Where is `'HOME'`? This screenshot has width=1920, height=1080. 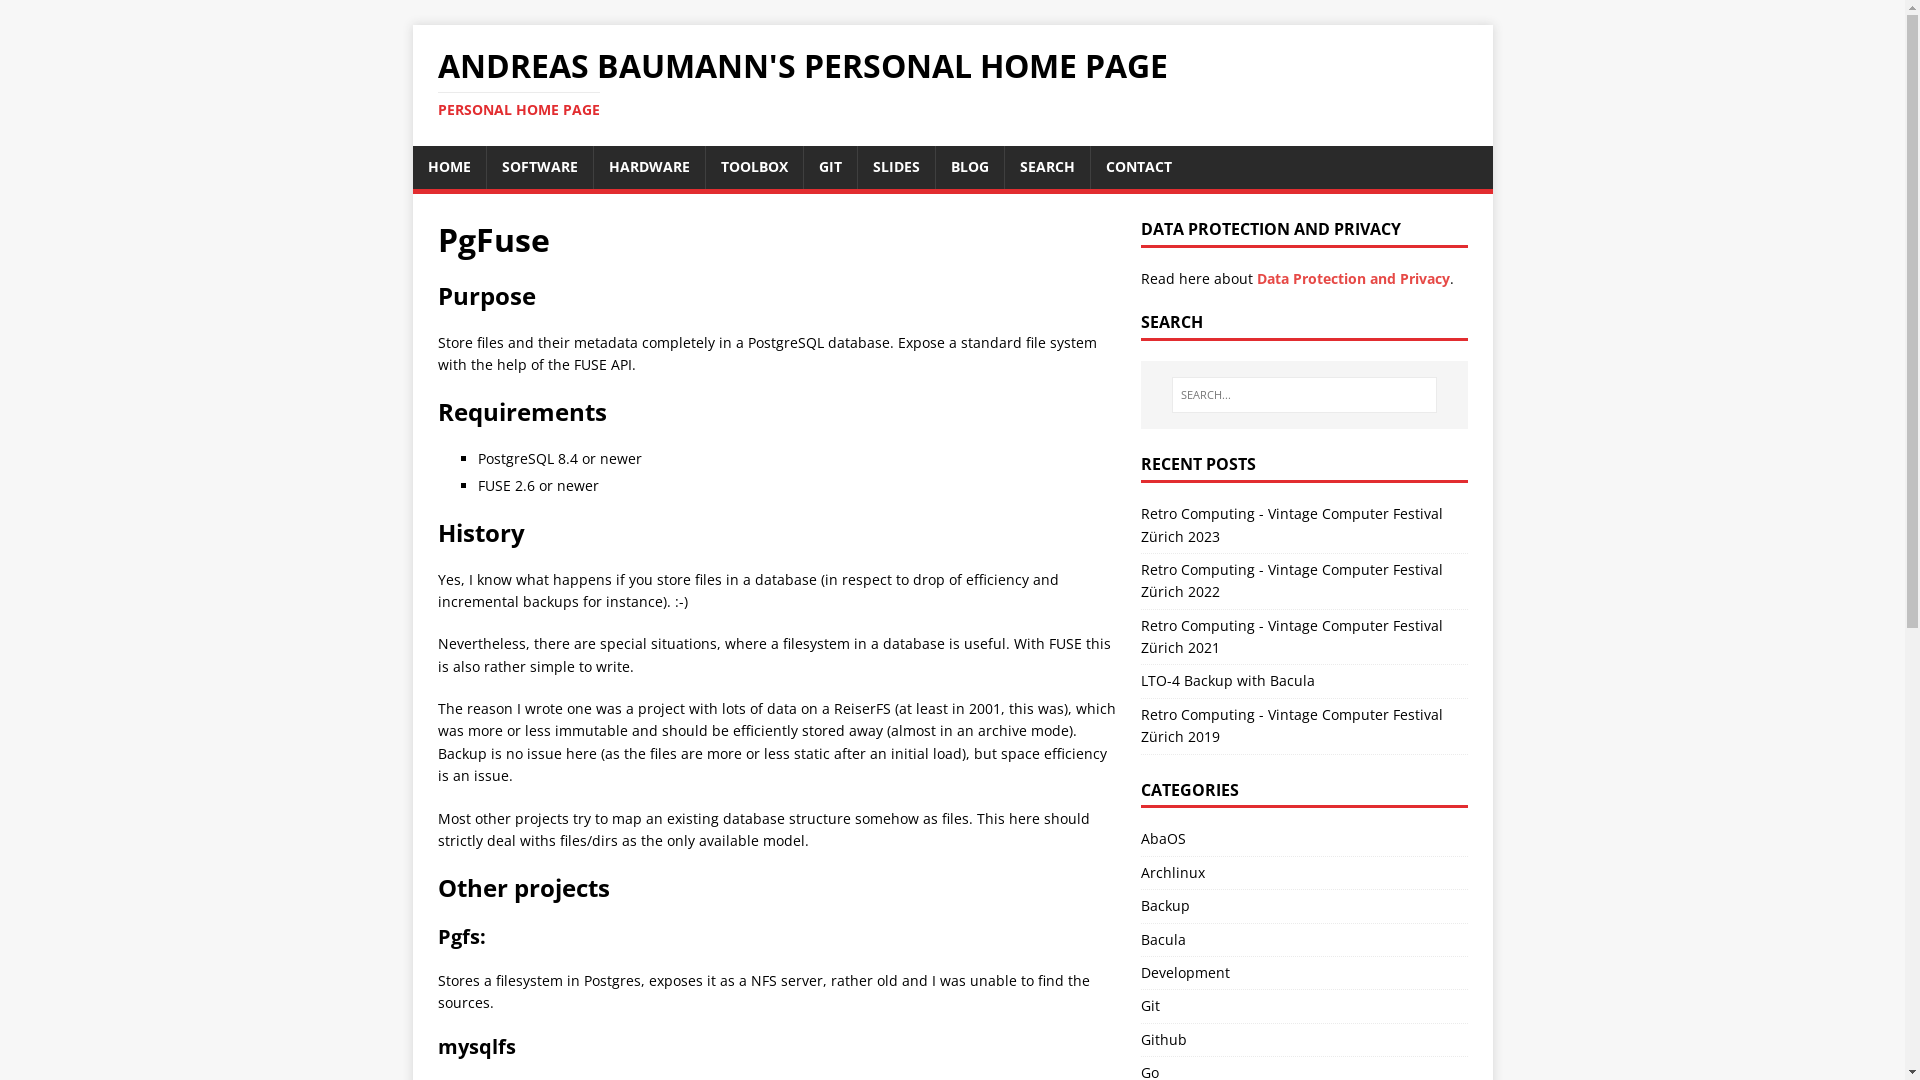
'HOME' is located at coordinates (447, 165).